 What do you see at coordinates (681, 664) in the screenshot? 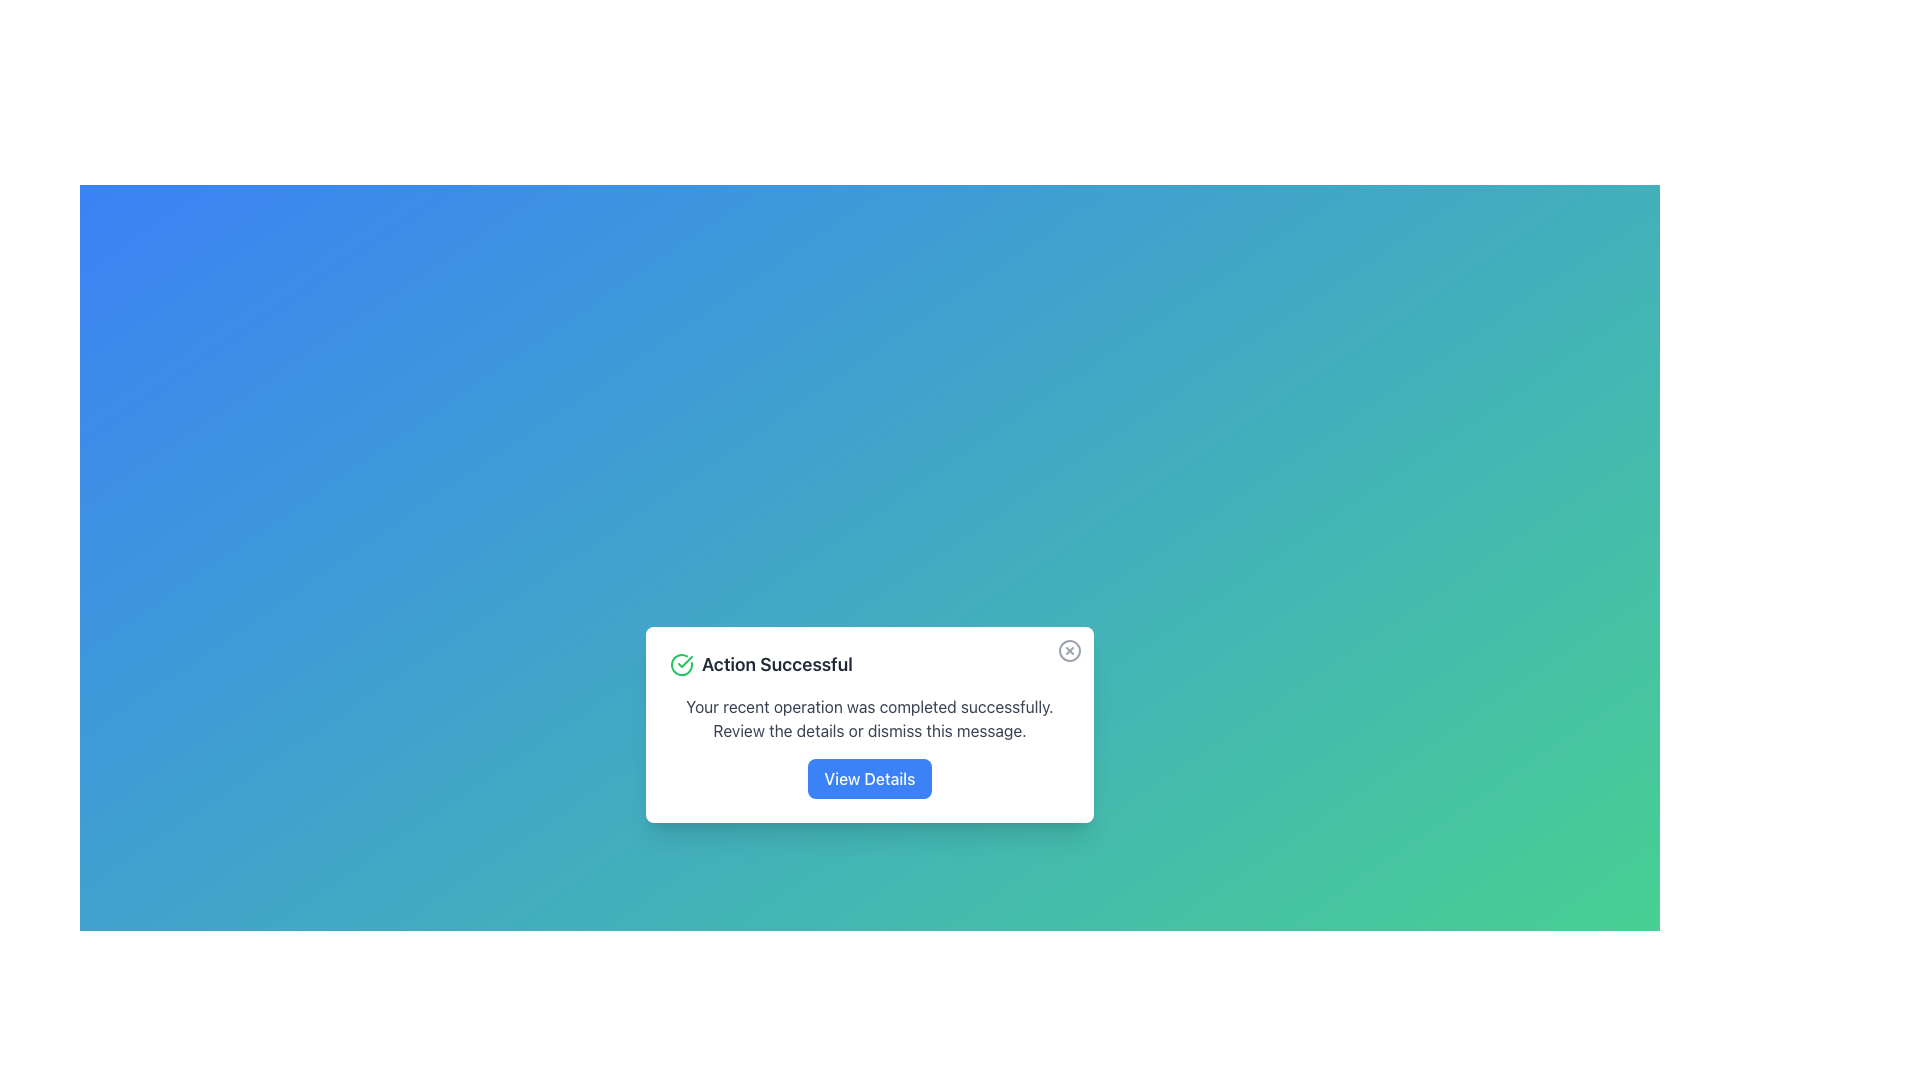
I see `the success indicator icon located to the left of the 'Action Successful' text in the notification box` at bounding box center [681, 664].